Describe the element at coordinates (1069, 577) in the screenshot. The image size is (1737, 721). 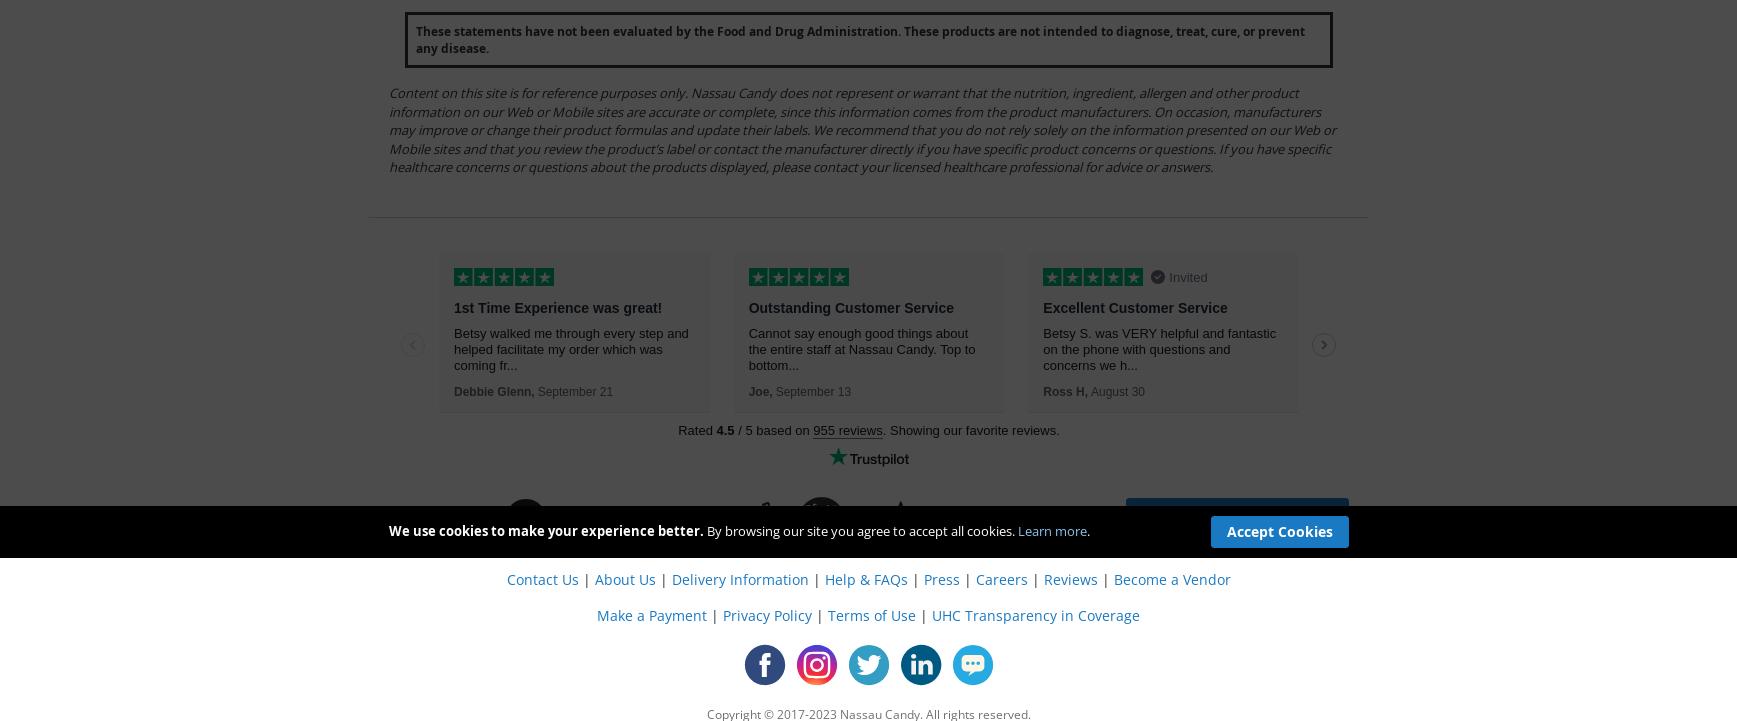
I see `'Reviews'` at that location.